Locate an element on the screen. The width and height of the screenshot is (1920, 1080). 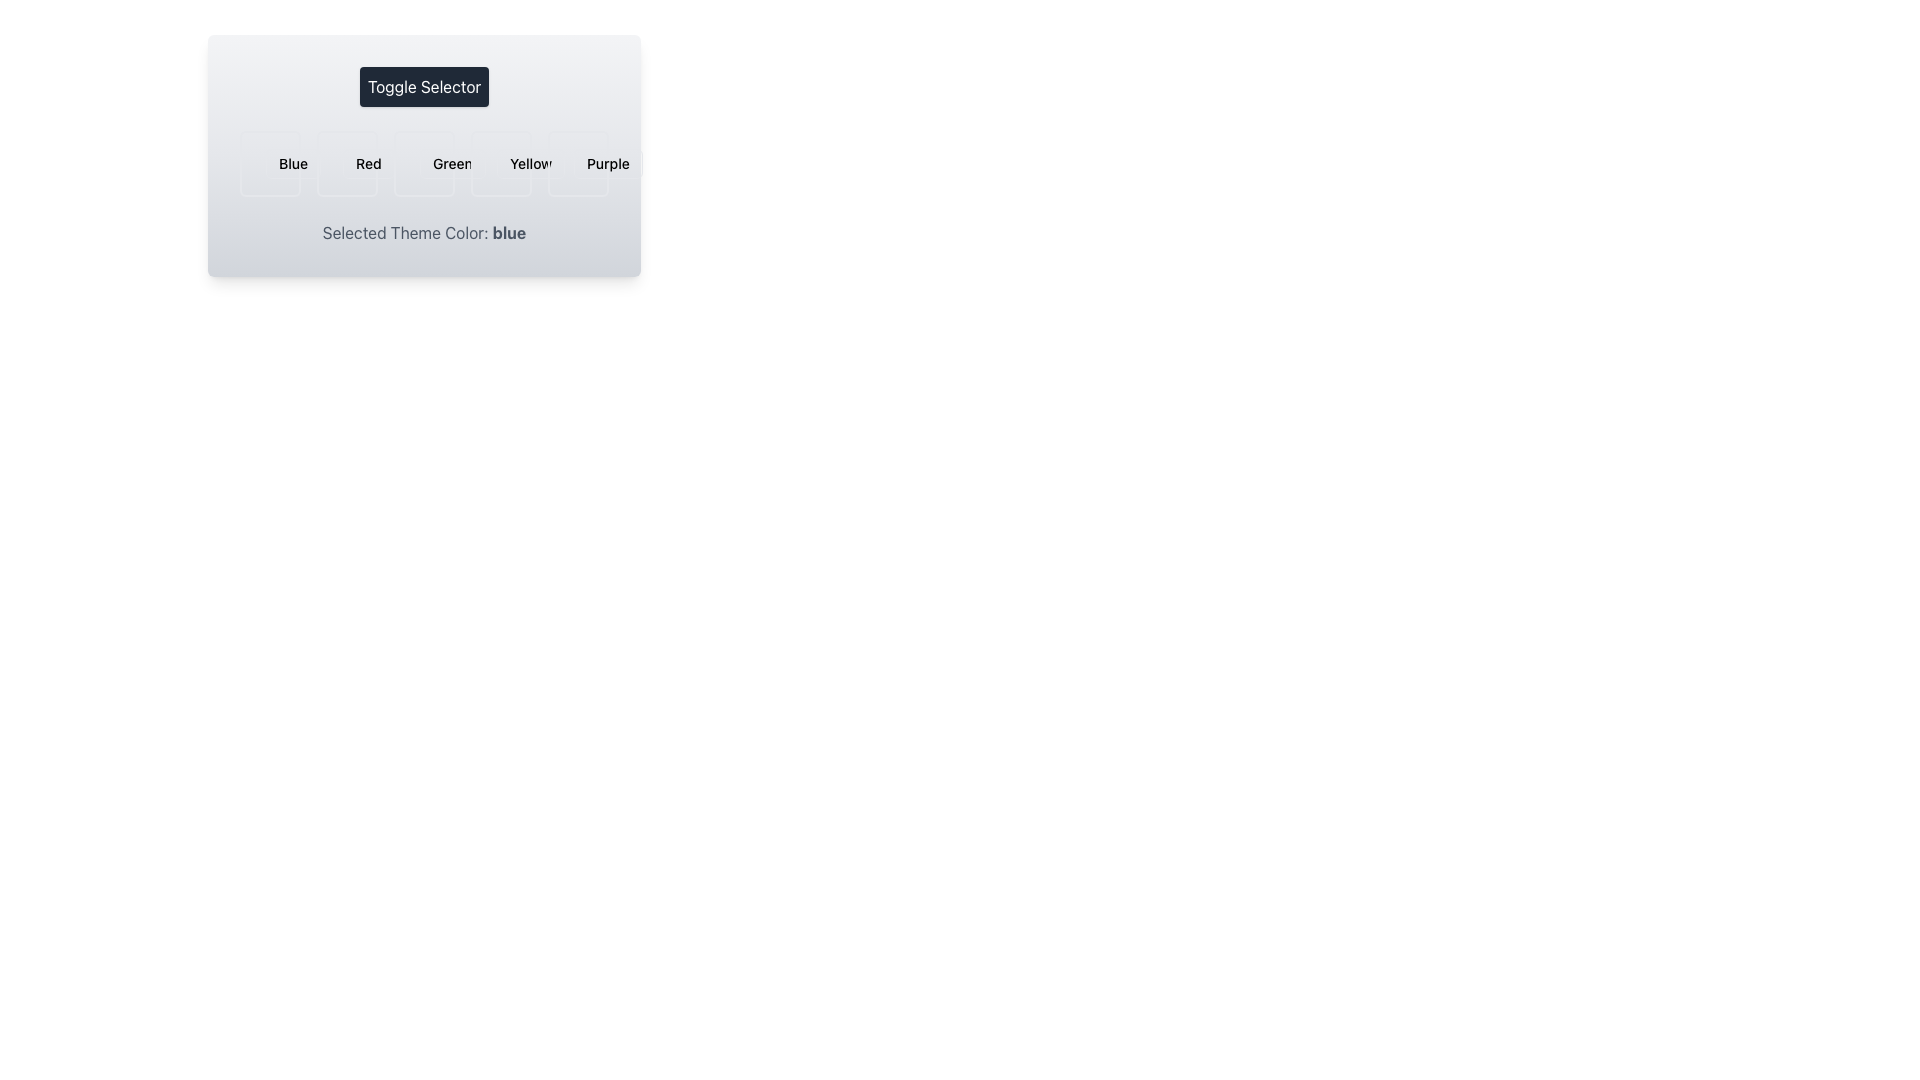
the droplet-shaped icon within the 'Yellow' toggle in the Toggle Selector UI component is located at coordinates (500, 163).